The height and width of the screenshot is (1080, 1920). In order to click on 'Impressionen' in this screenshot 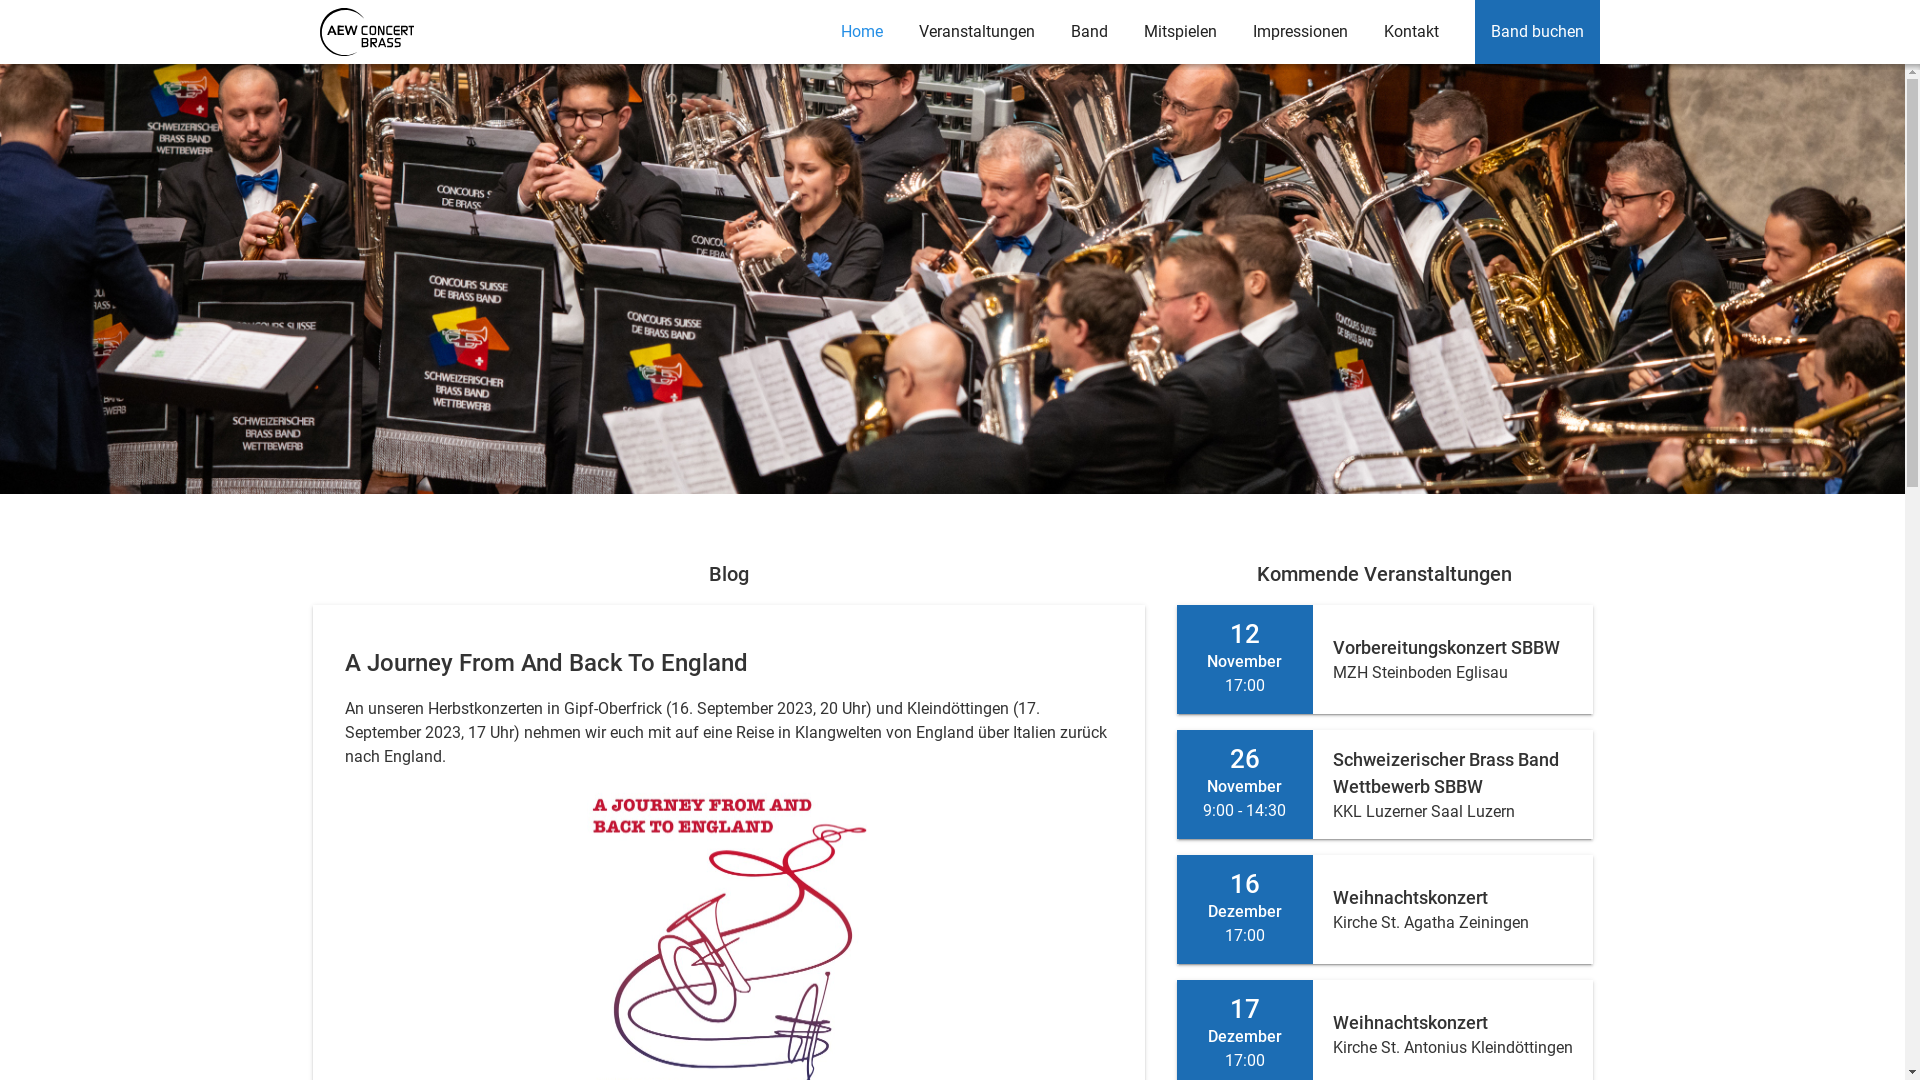, I will do `click(1236, 31)`.